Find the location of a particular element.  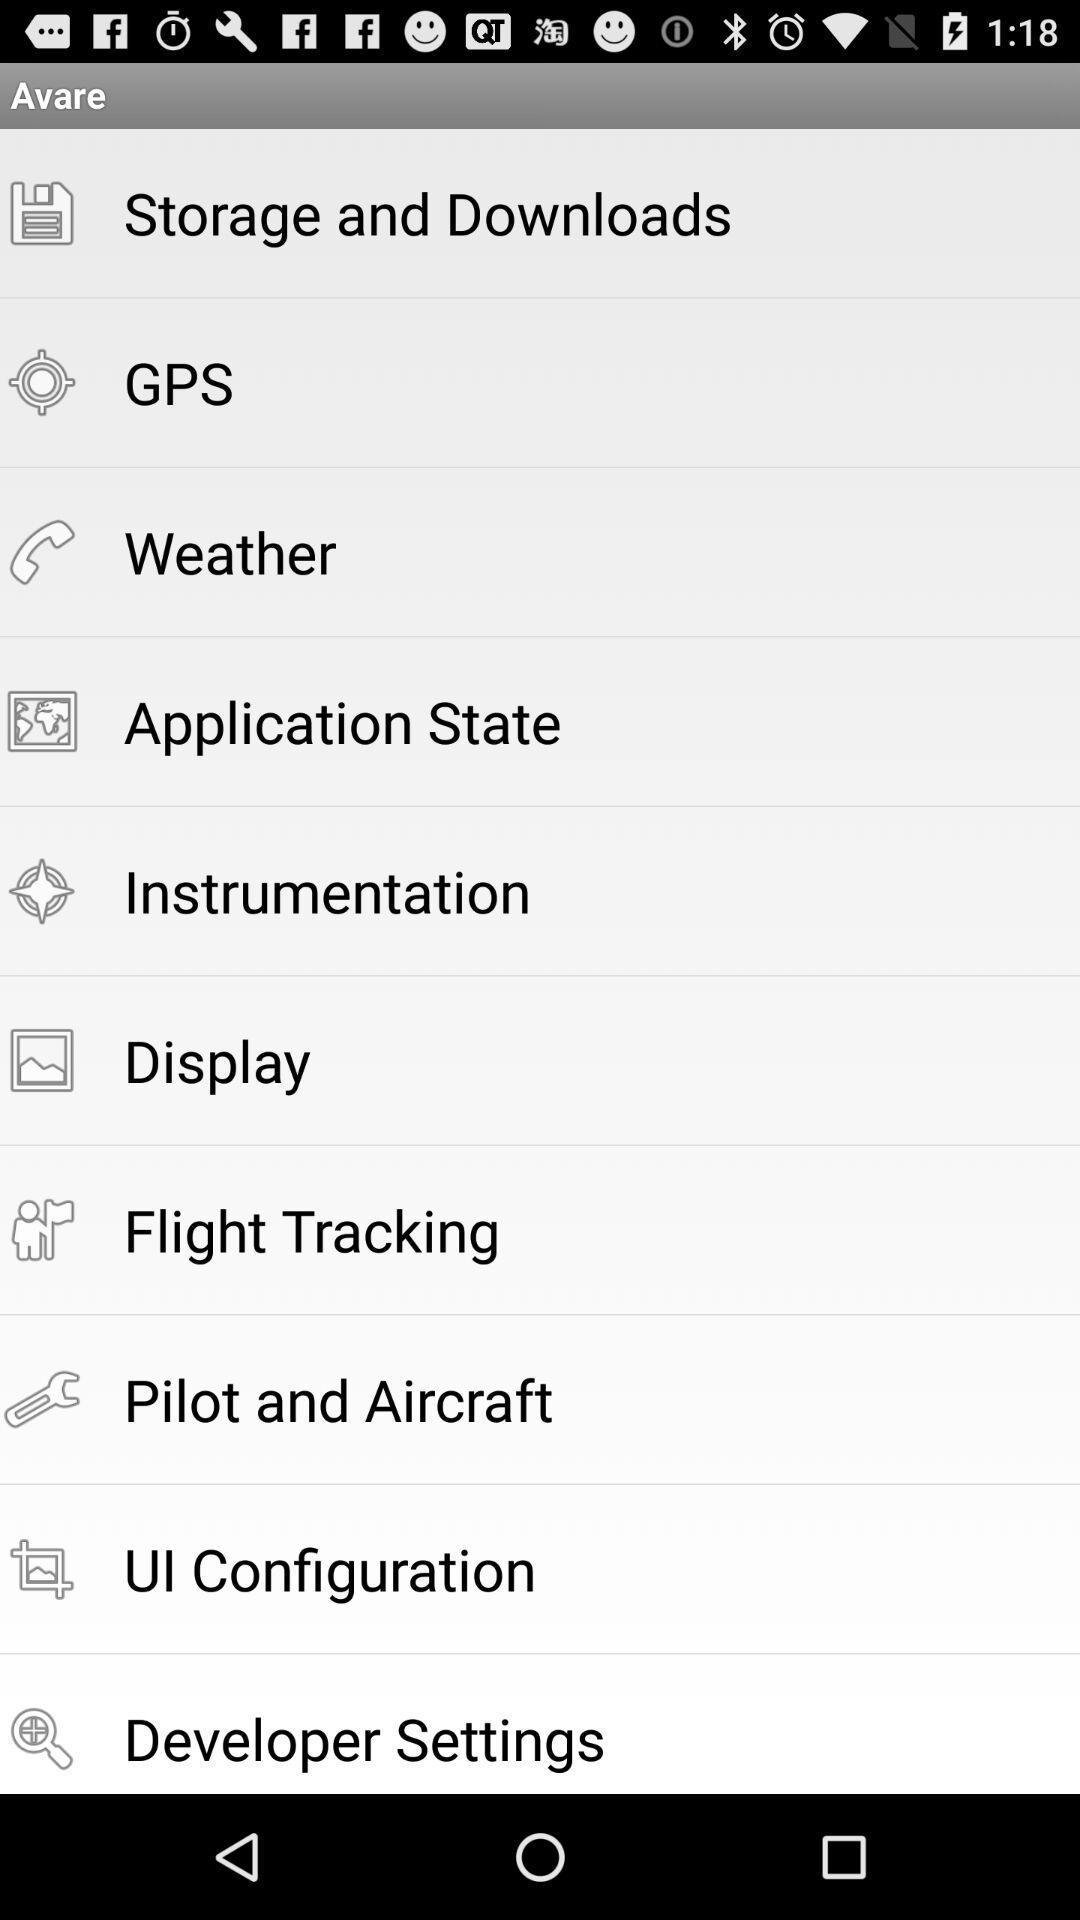

app above weather item is located at coordinates (177, 382).